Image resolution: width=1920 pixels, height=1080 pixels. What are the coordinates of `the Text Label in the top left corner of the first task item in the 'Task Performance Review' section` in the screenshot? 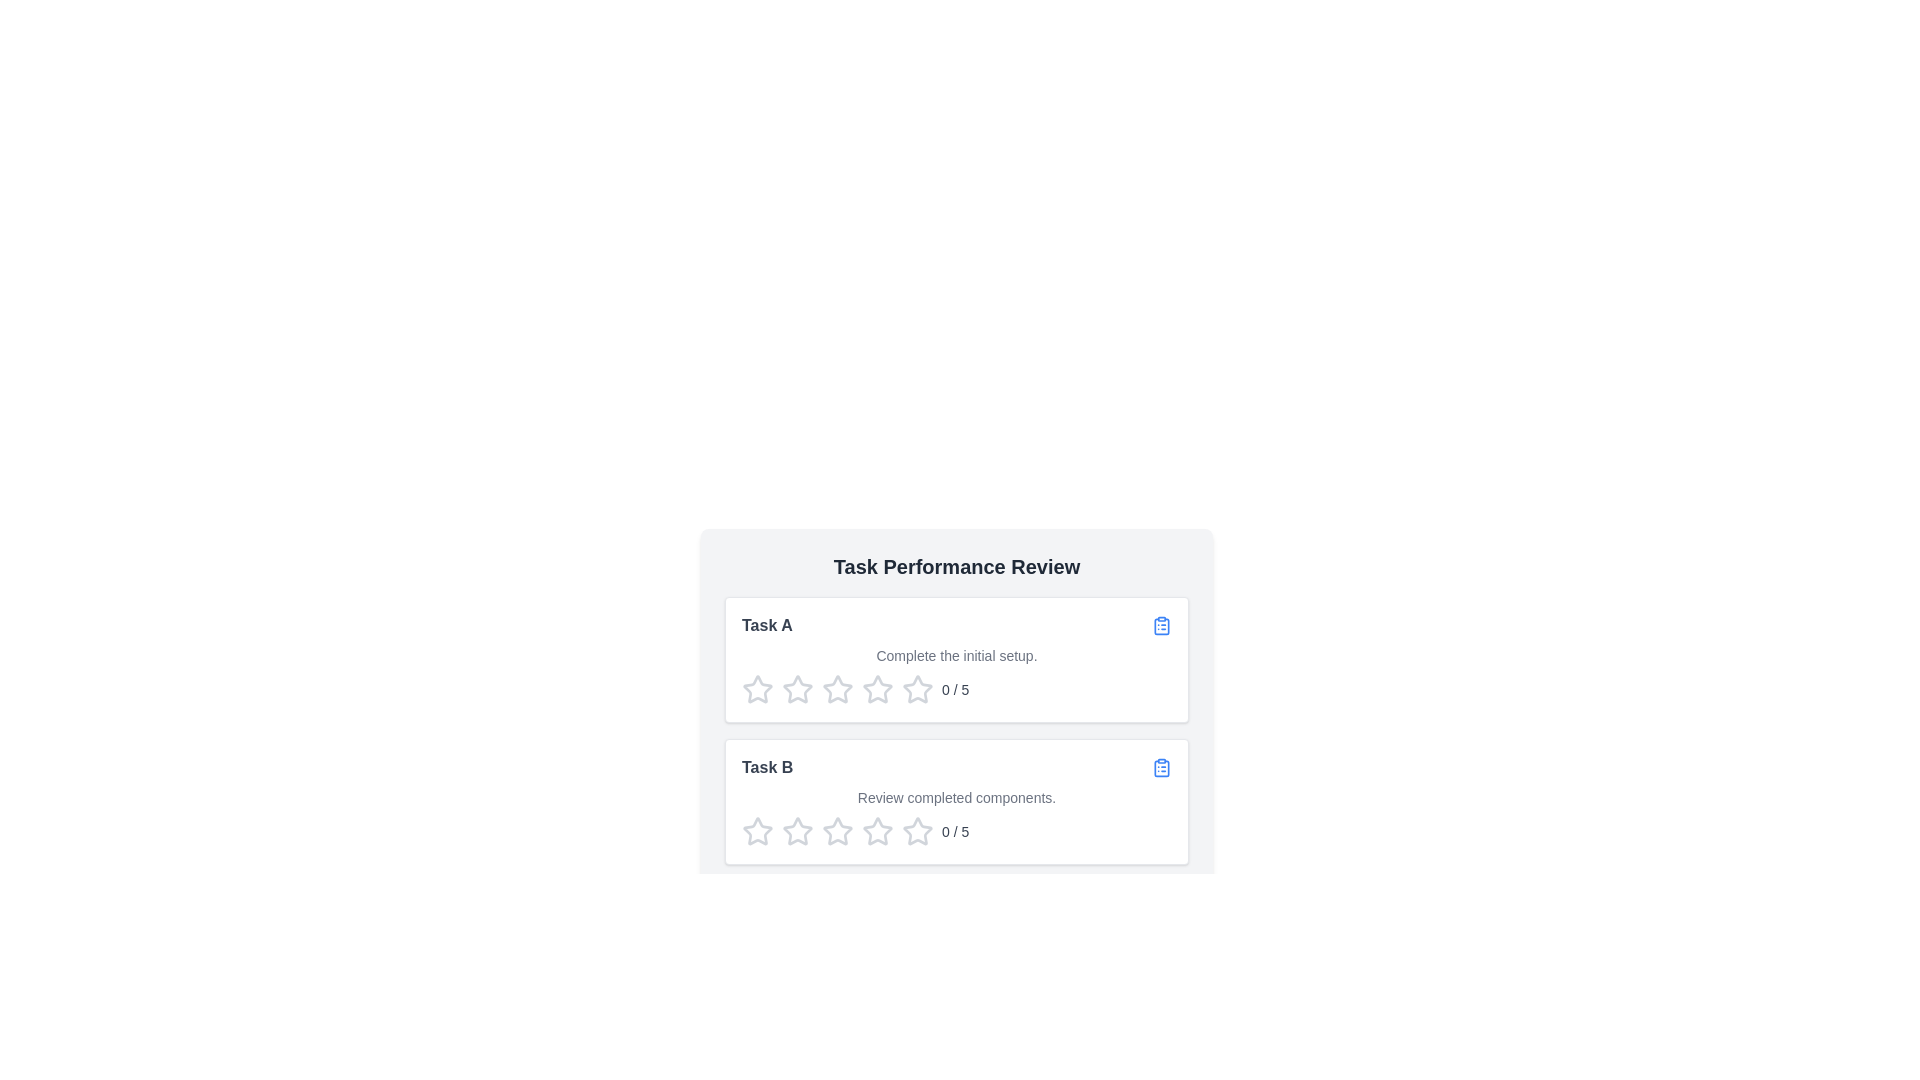 It's located at (766, 624).